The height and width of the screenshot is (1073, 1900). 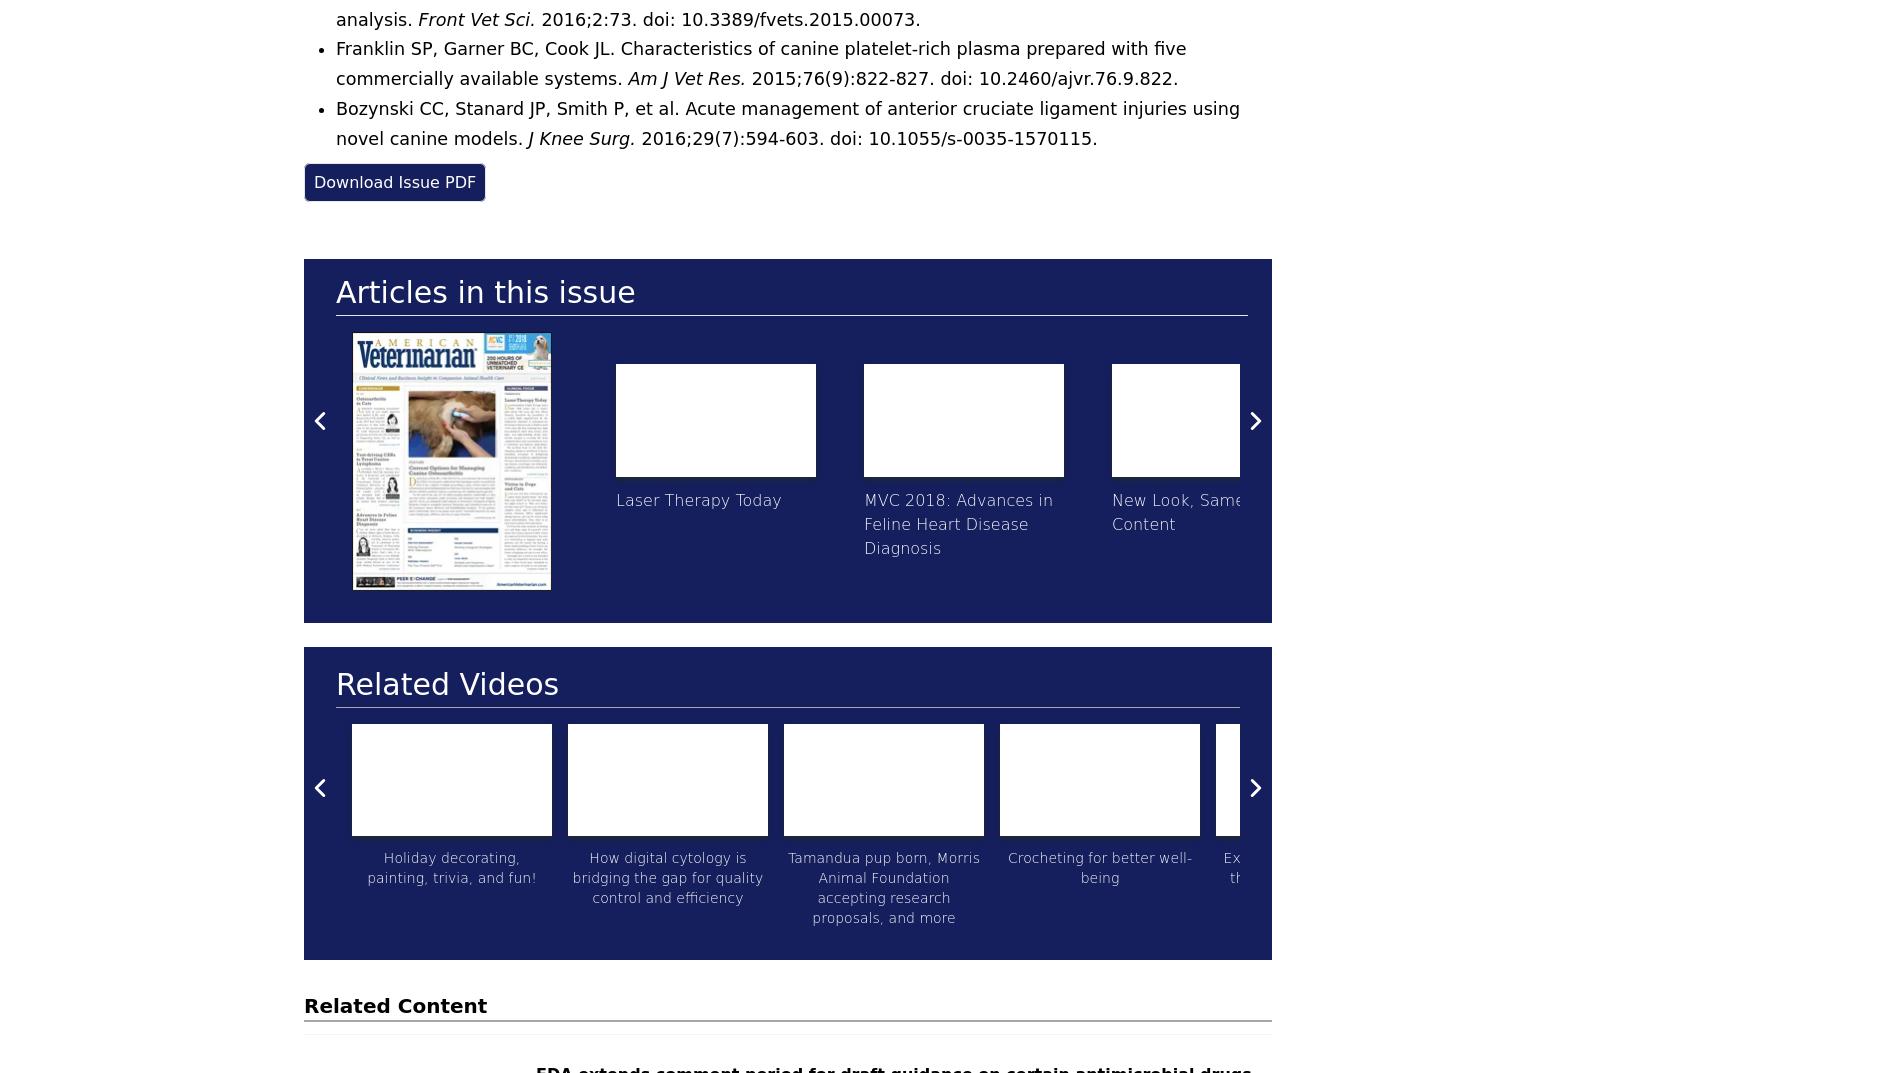 I want to click on 'doi: 10.2460/ajvr.76.9.822.', so click(x=1059, y=78).